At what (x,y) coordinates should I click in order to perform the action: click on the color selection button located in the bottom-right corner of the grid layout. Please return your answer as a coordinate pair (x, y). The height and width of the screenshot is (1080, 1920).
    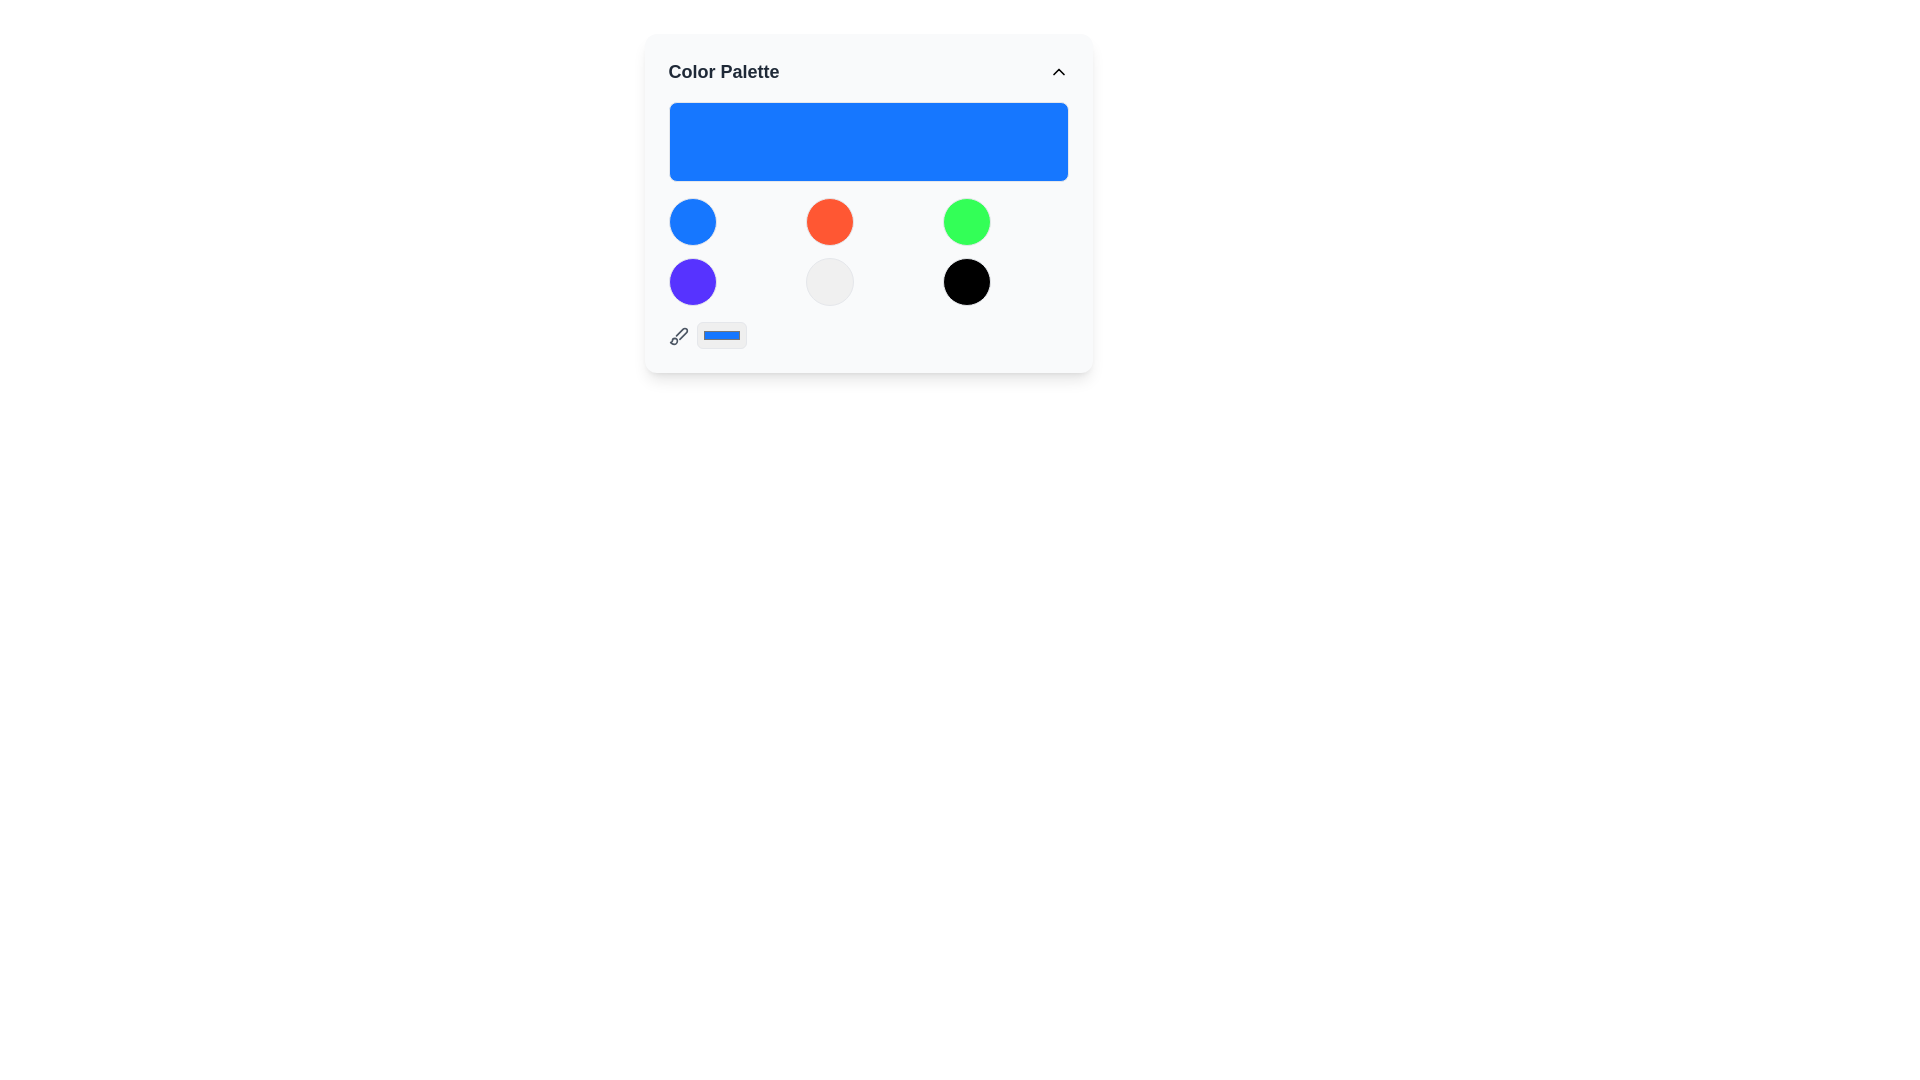
    Looking at the image, I should click on (967, 281).